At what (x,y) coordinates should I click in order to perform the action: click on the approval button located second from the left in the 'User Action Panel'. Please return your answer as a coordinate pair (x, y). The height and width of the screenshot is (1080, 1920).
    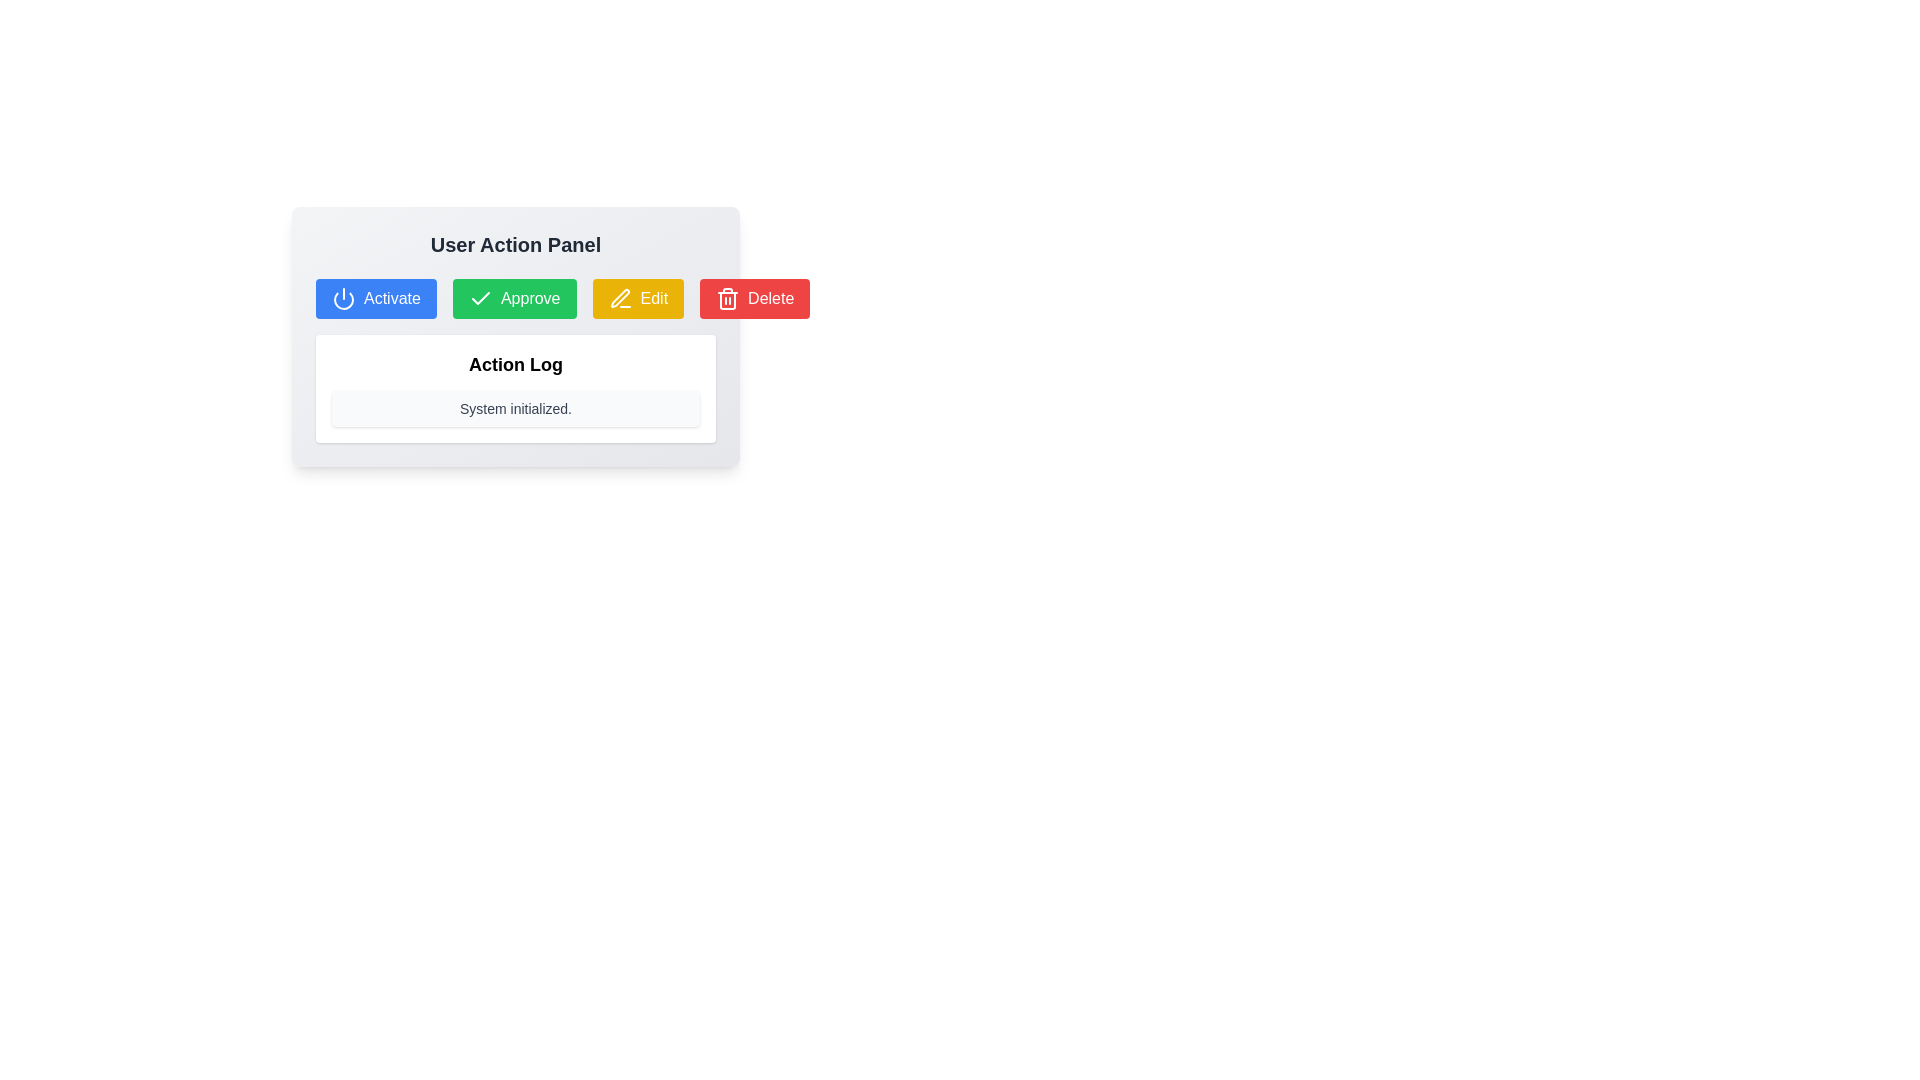
    Looking at the image, I should click on (514, 299).